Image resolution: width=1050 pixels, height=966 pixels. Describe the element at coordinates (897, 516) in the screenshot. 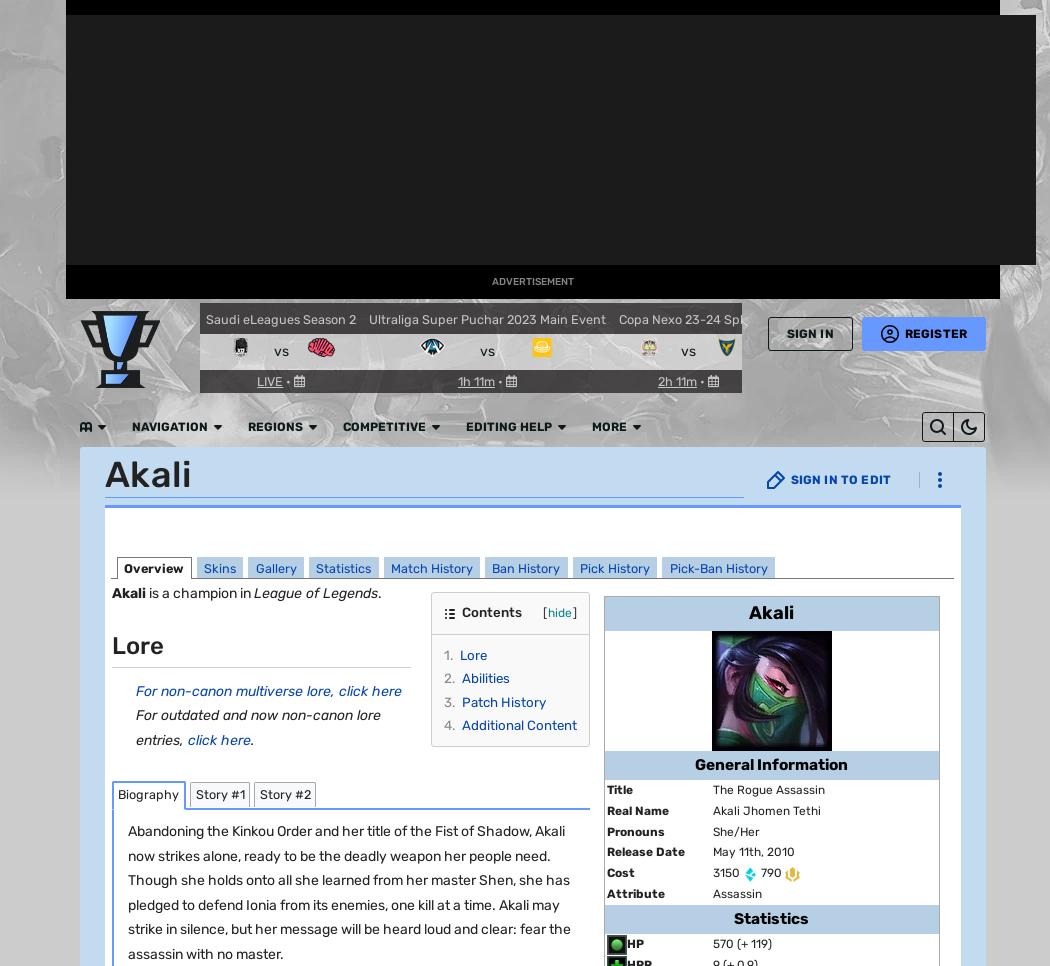

I see `'CC BY-SA 3.0'` at that location.